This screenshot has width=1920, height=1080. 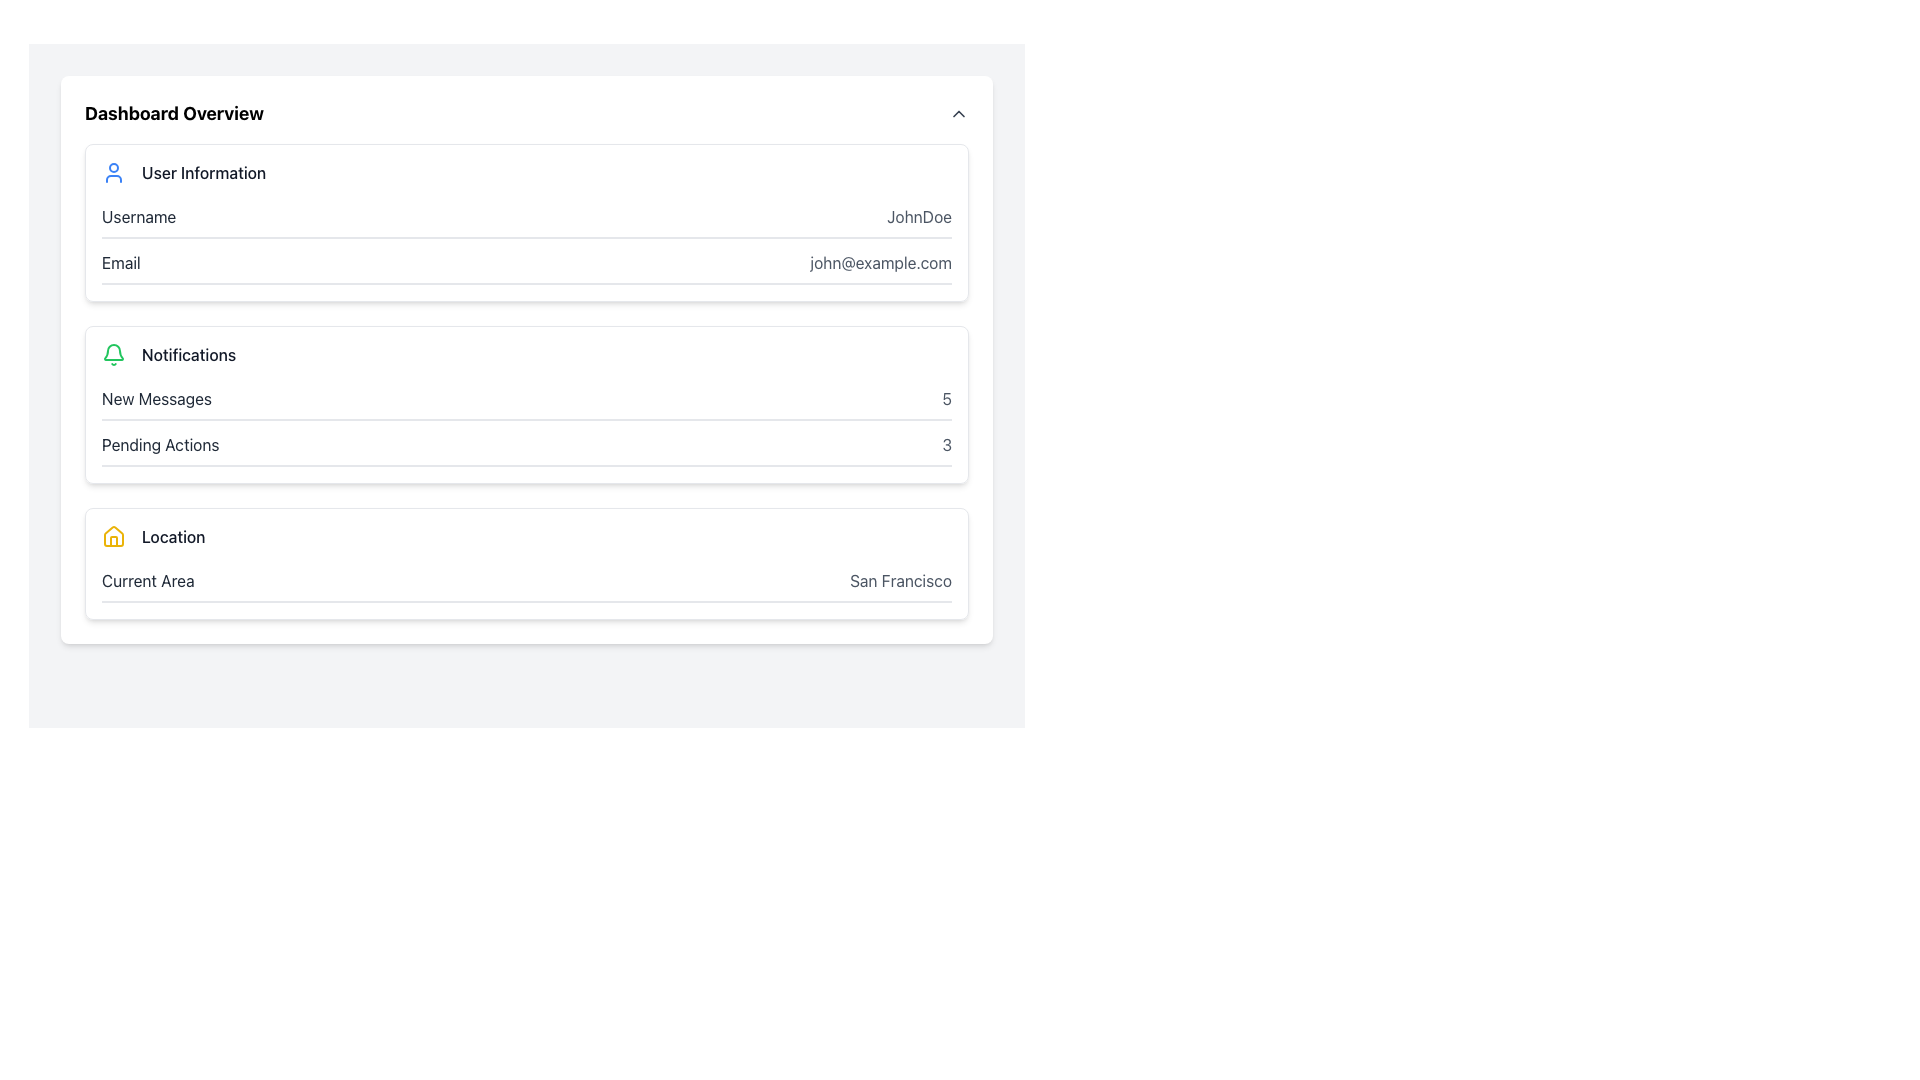 What do you see at coordinates (189, 353) in the screenshot?
I see `the 'Notifications' static text label, which serves as a heading in the dashboard interface and is located above the list of messages and actions` at bounding box center [189, 353].